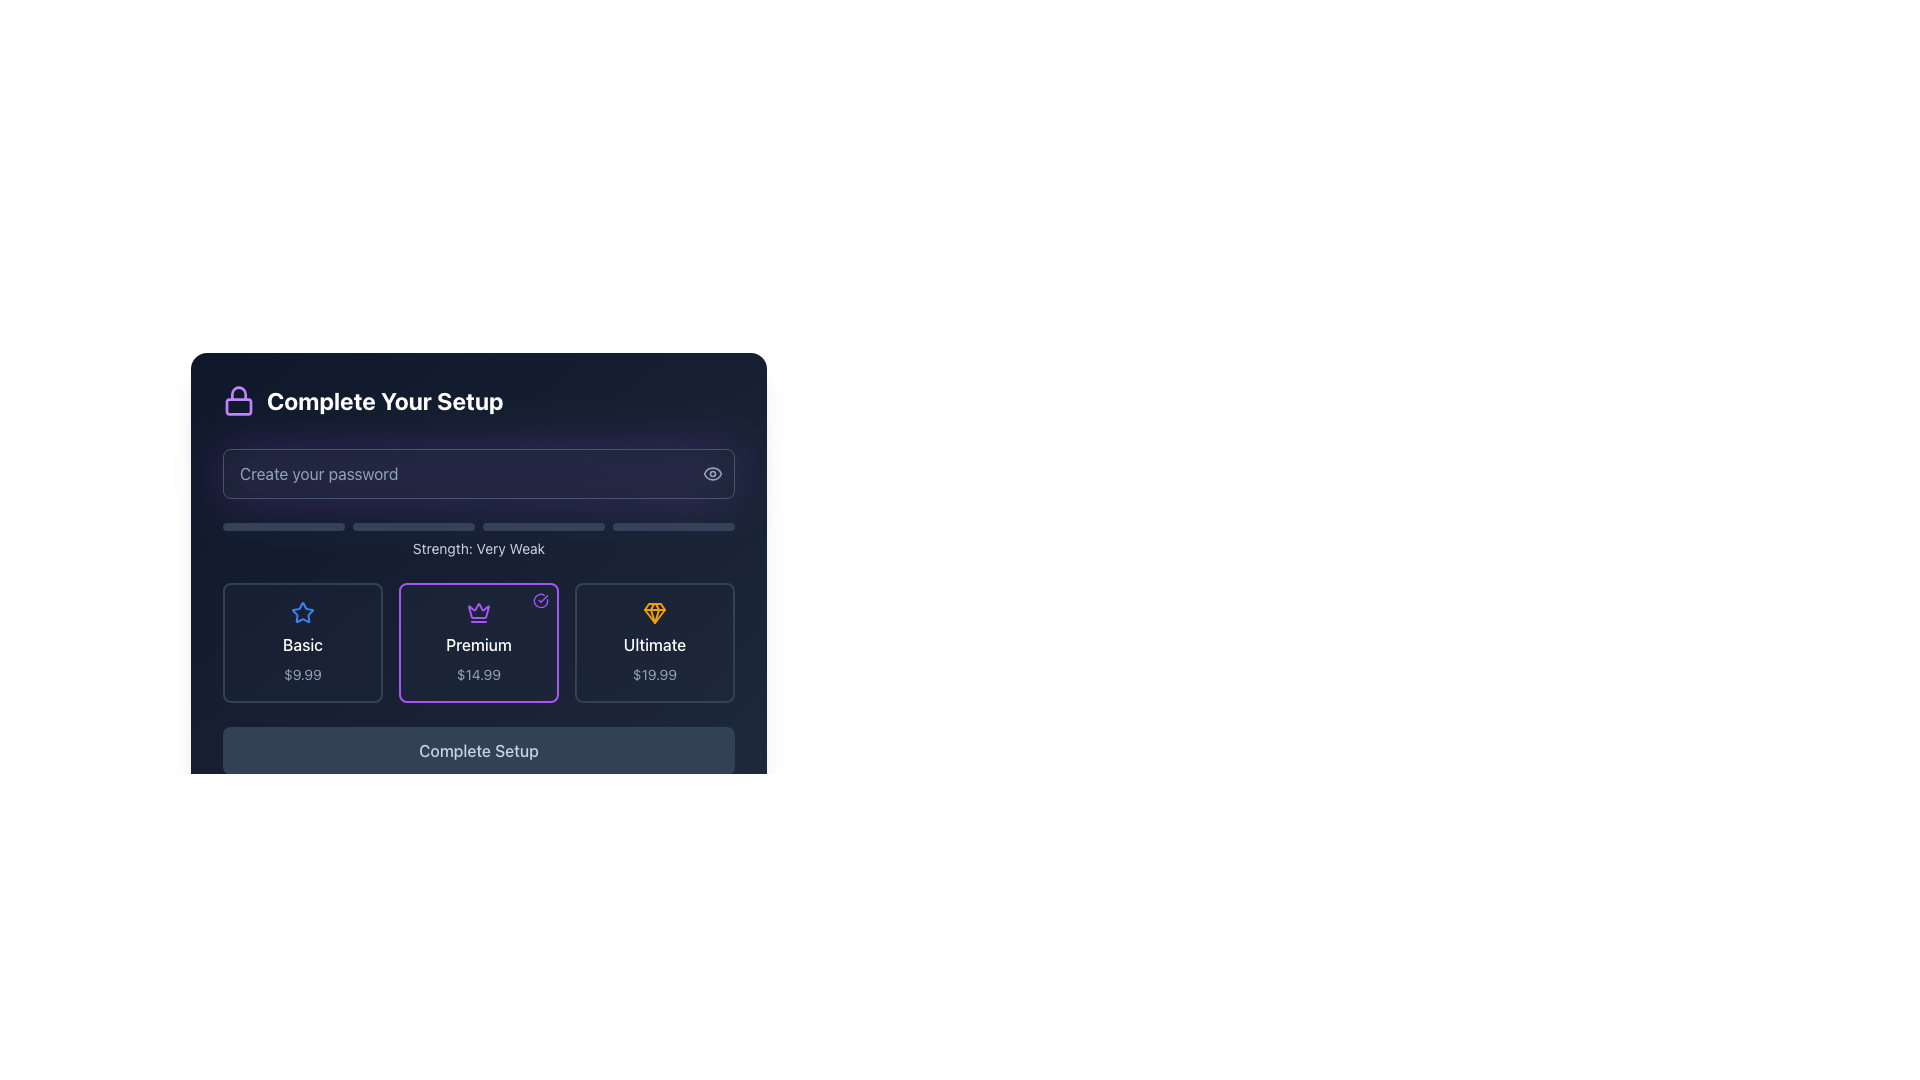  What do you see at coordinates (282, 526) in the screenshot?
I see `the first progress bar segment, which is a horizontally narrow rectangular element with rounded edges, located below the password input field and above the text indicating password strength` at bounding box center [282, 526].